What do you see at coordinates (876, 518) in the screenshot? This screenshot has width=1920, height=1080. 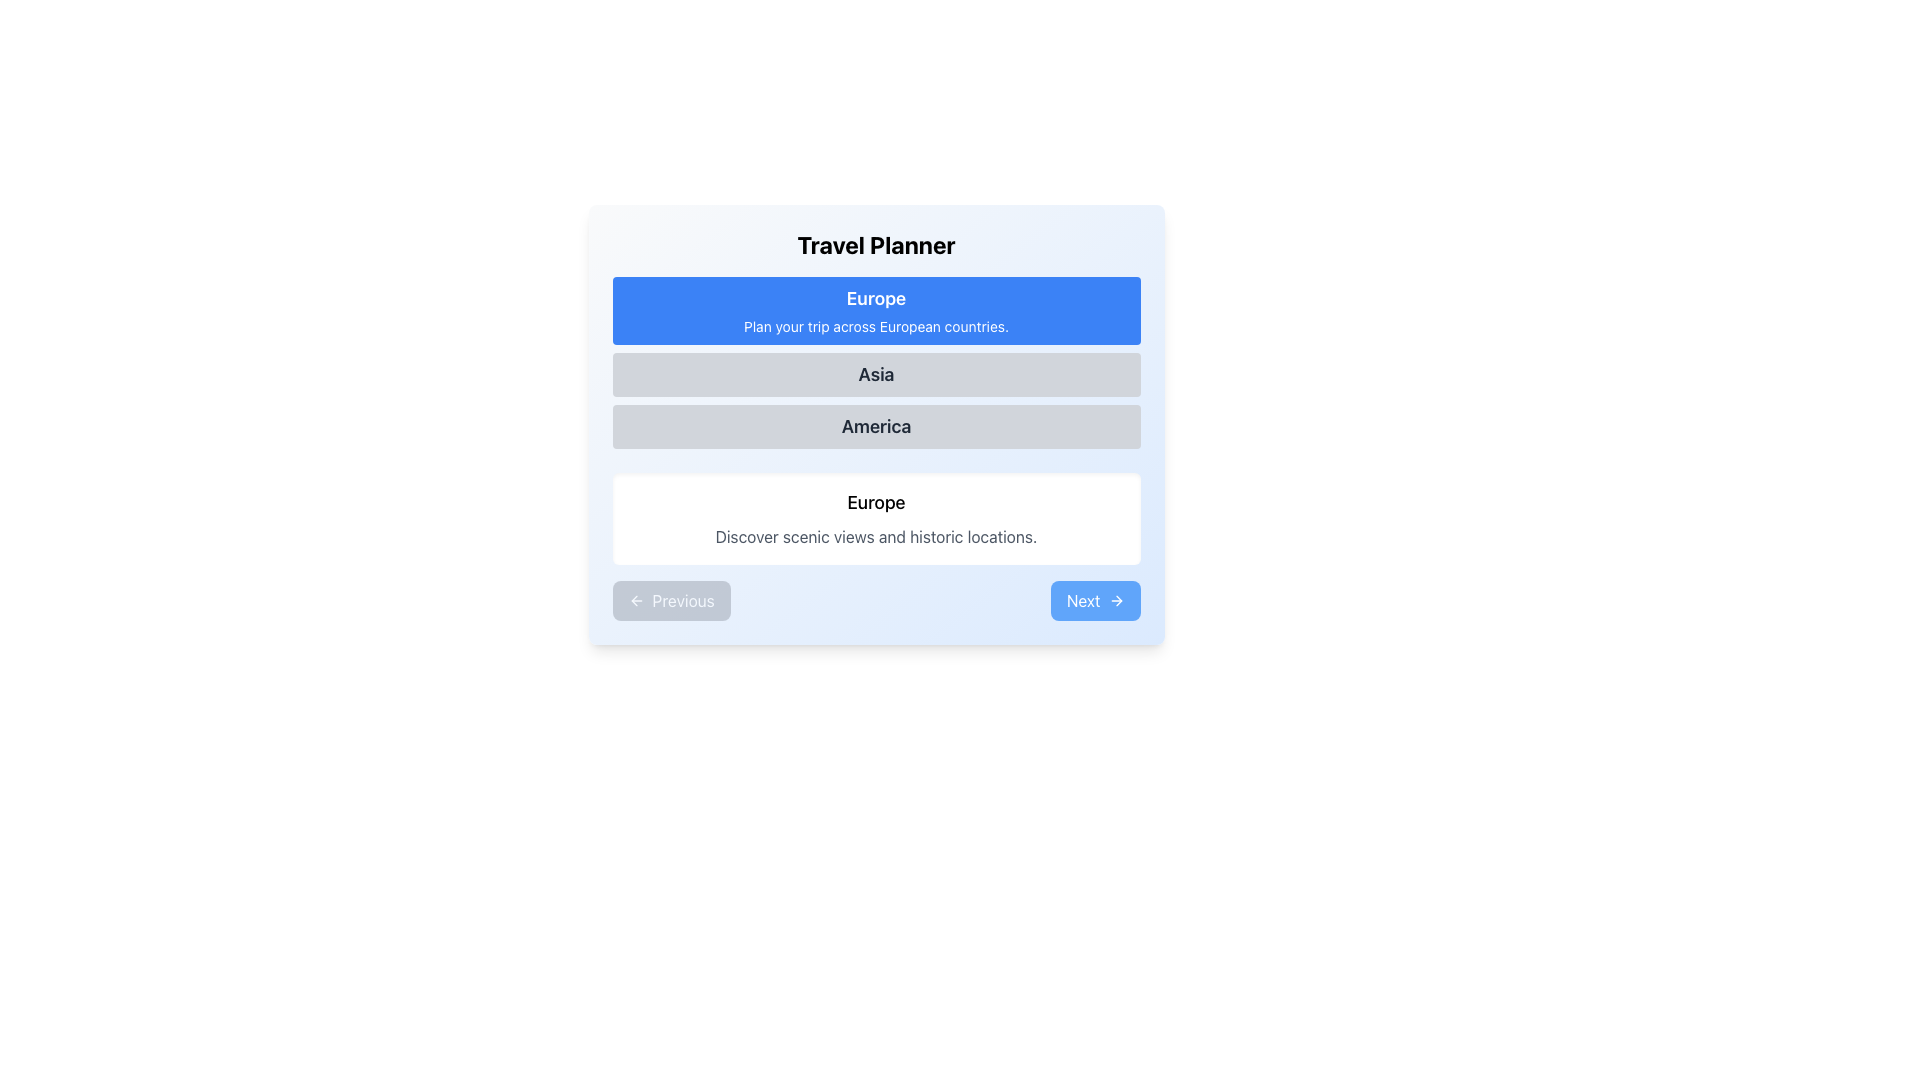 I see `the informational card about Europe located in the 'Travel Planner' section, positioned below the buttons labeled 'Europe', 'Asia', and 'America'` at bounding box center [876, 518].